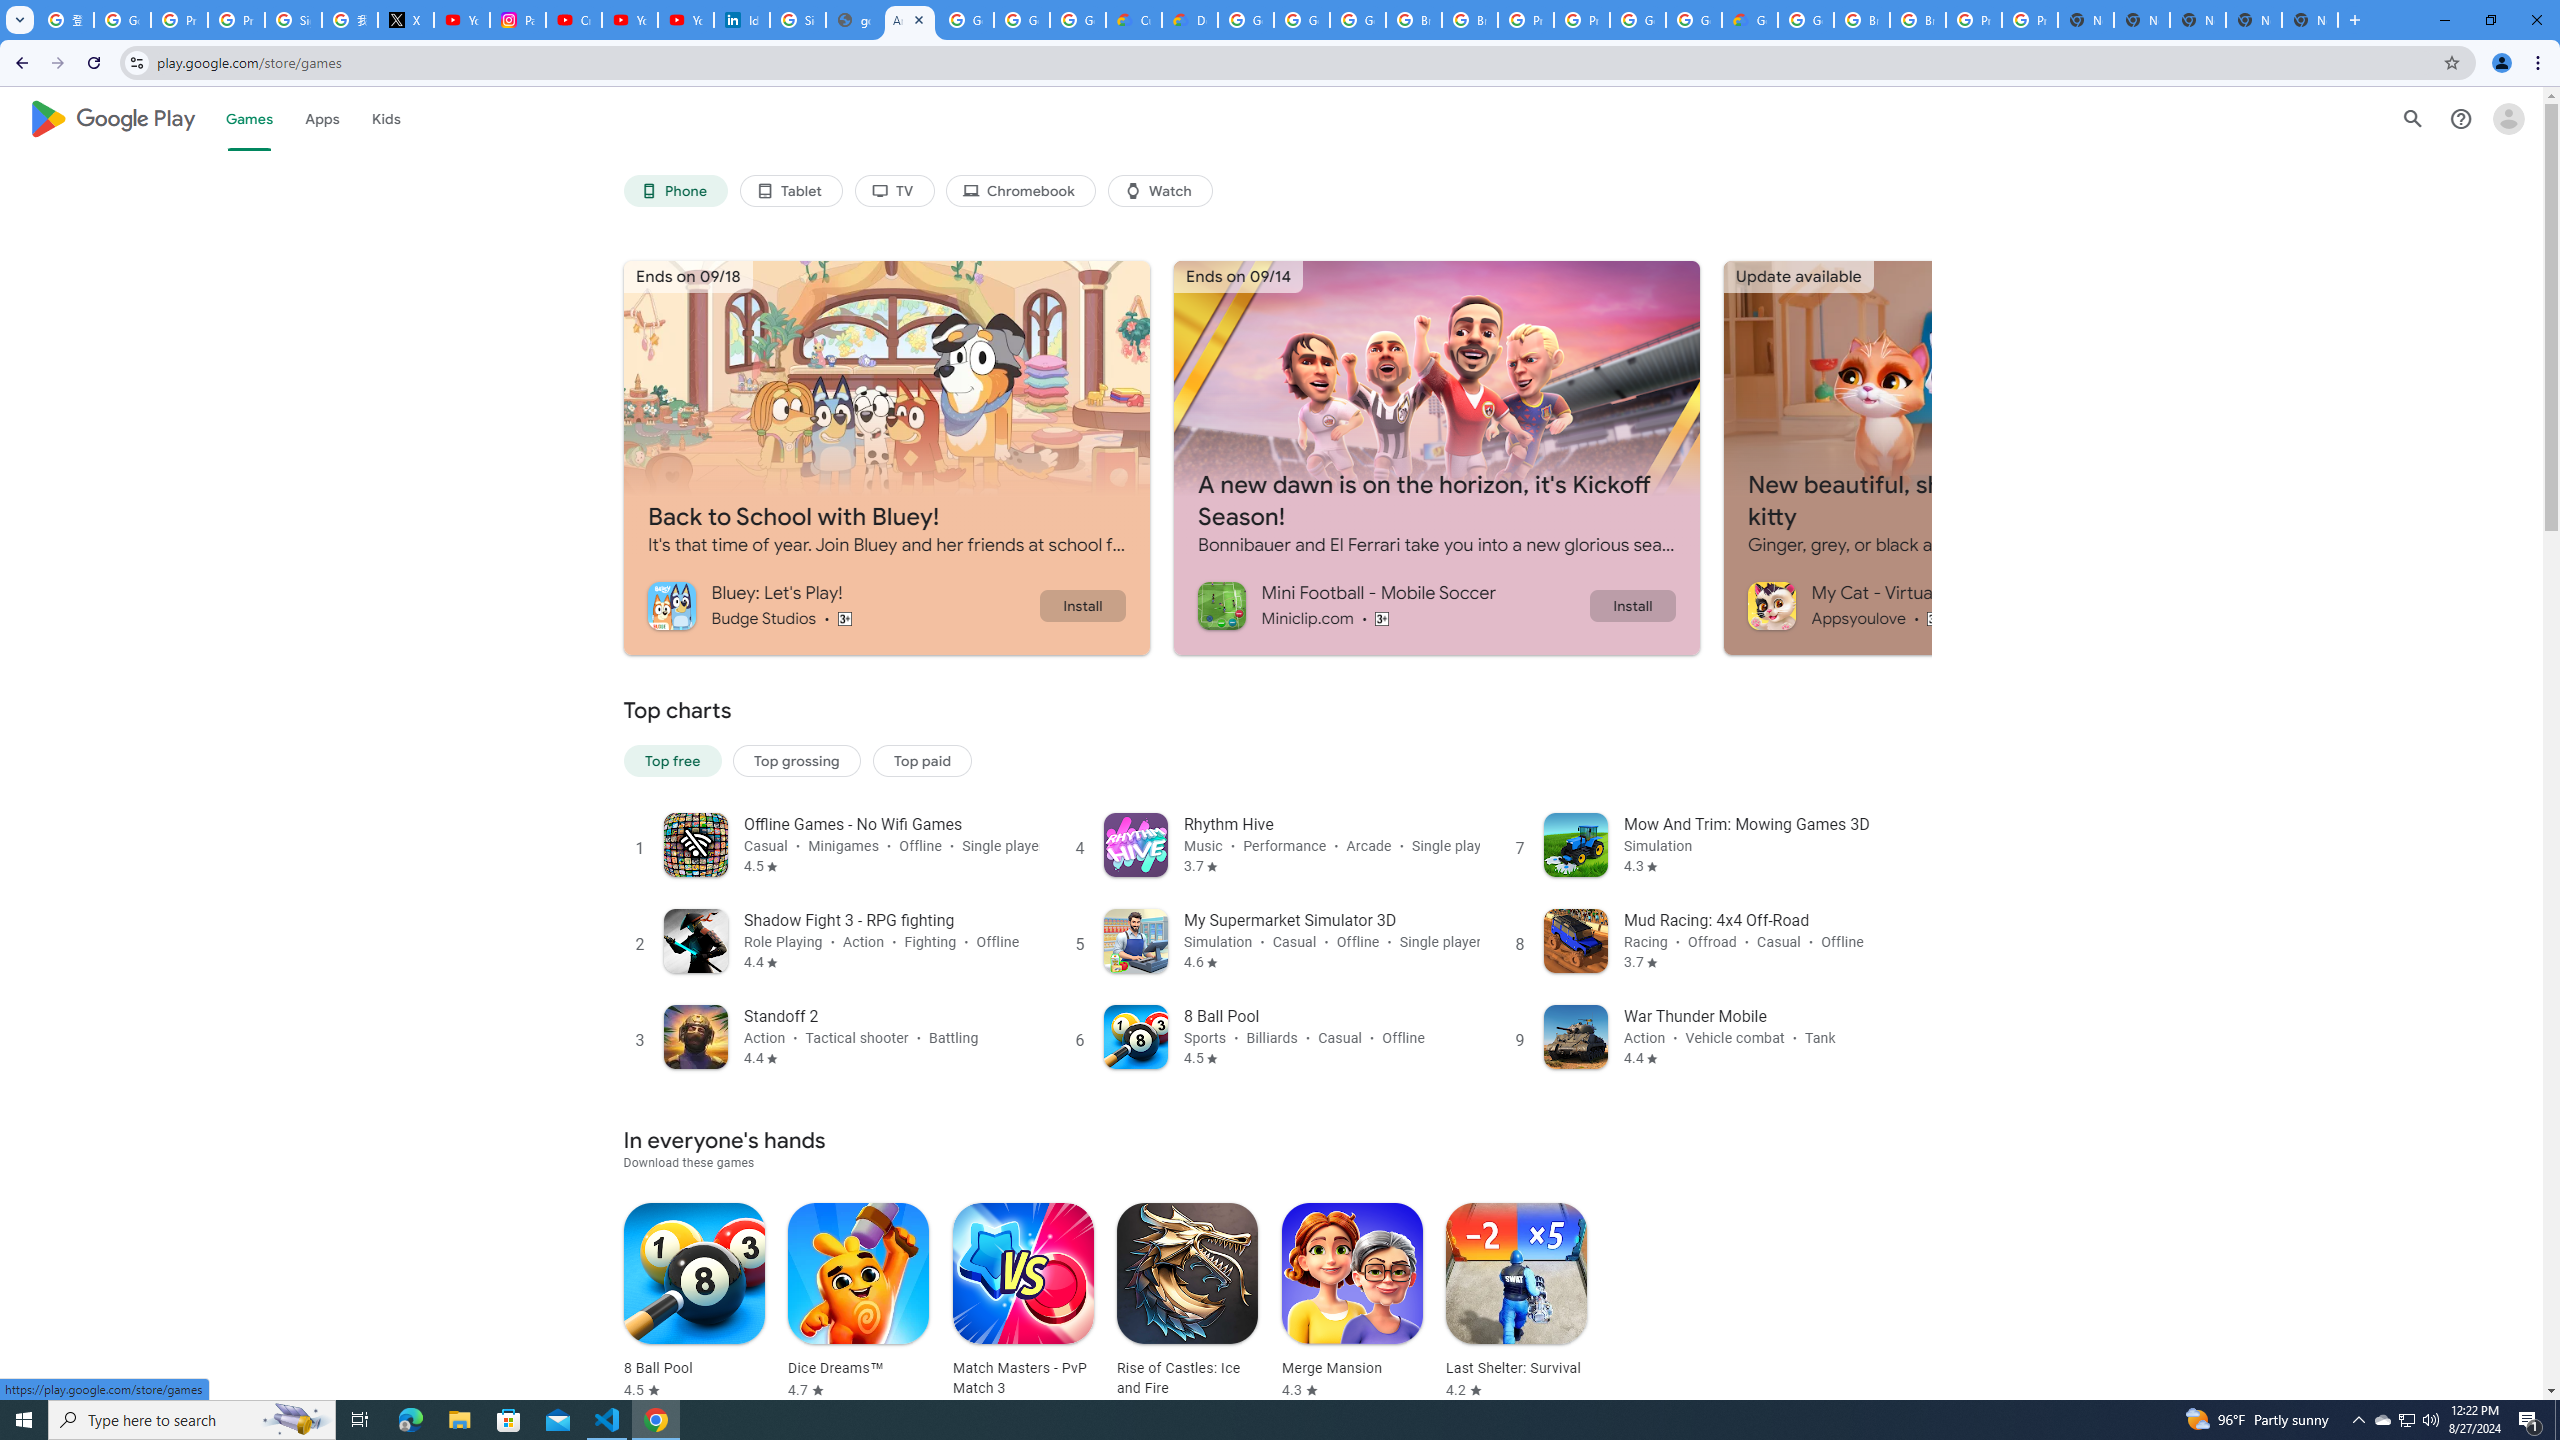 The height and width of the screenshot is (1440, 2560). I want to click on 'Last Shelter: Survival Rated 4.2 stars out of five stars', so click(1516, 1301).